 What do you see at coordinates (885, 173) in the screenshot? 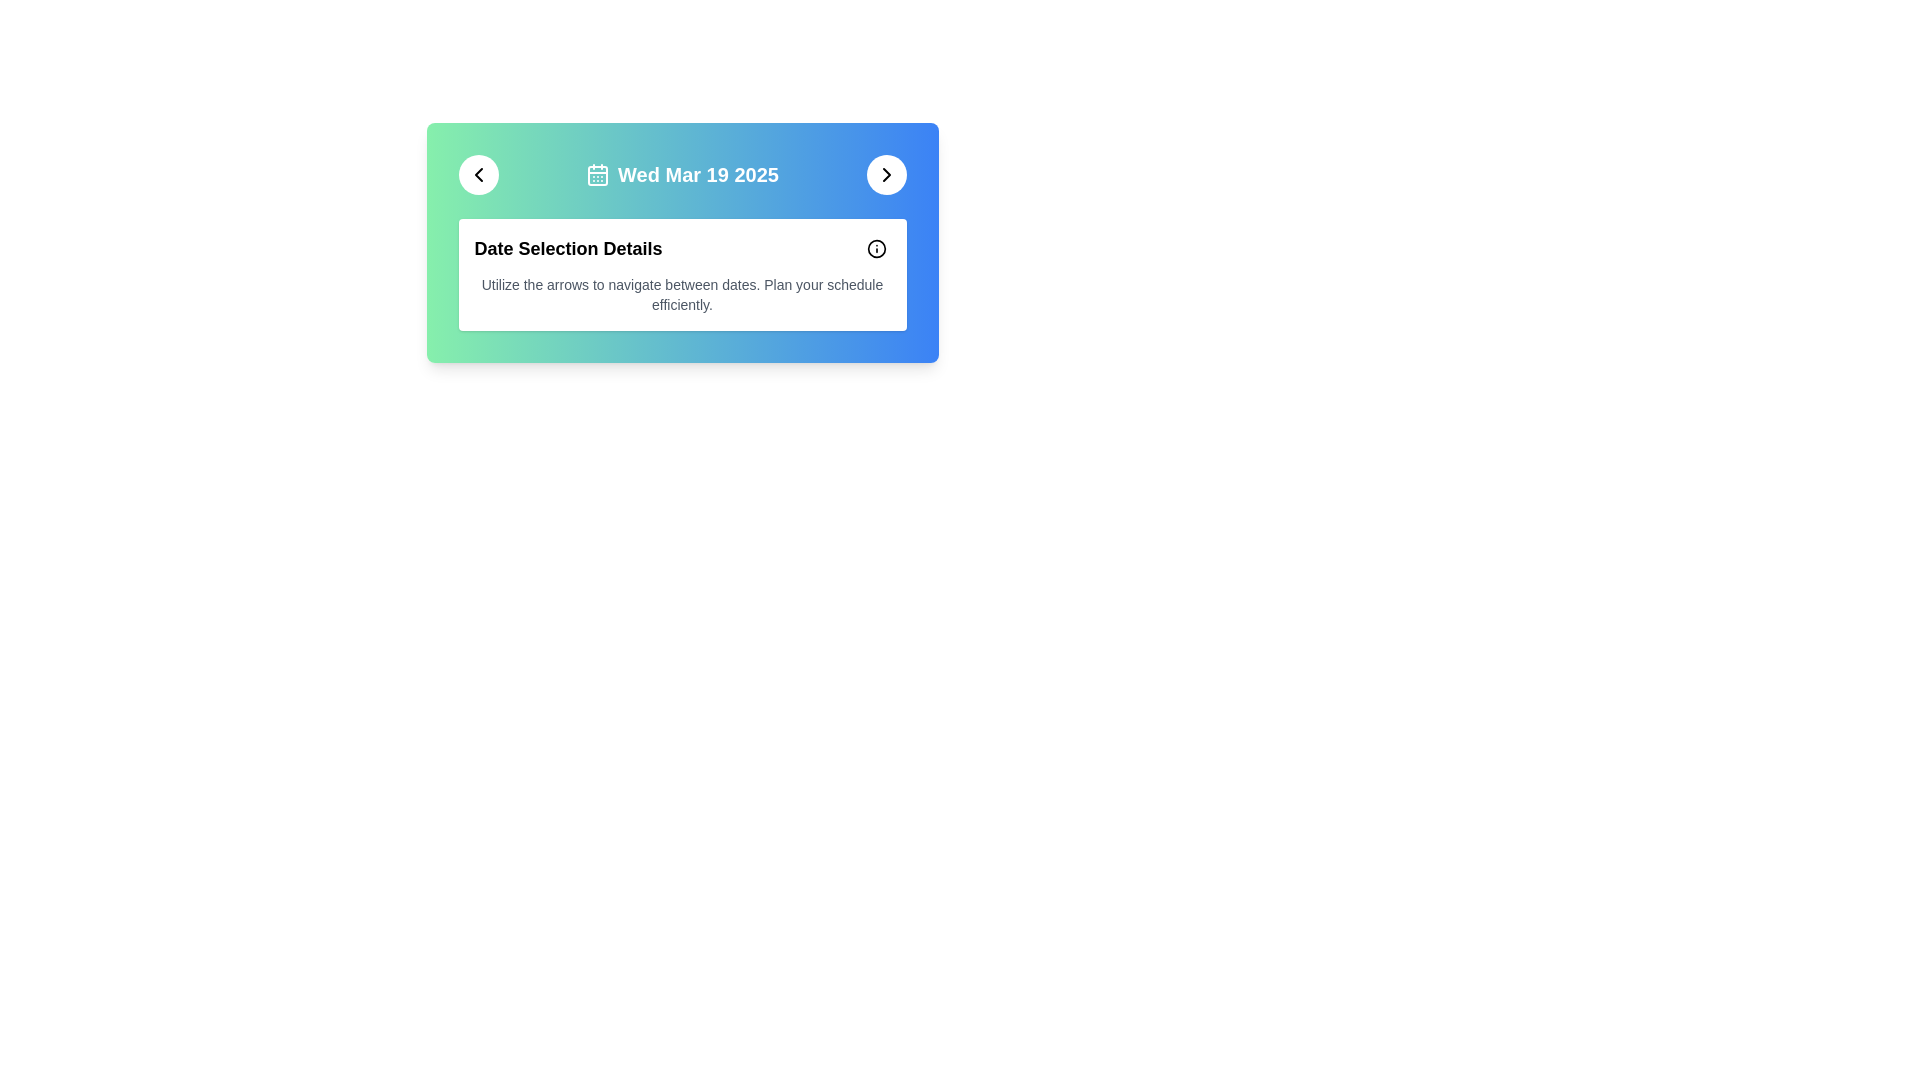
I see `the right-pointing chevron icon located inside a circular button on the right side of the colored header bar` at bounding box center [885, 173].